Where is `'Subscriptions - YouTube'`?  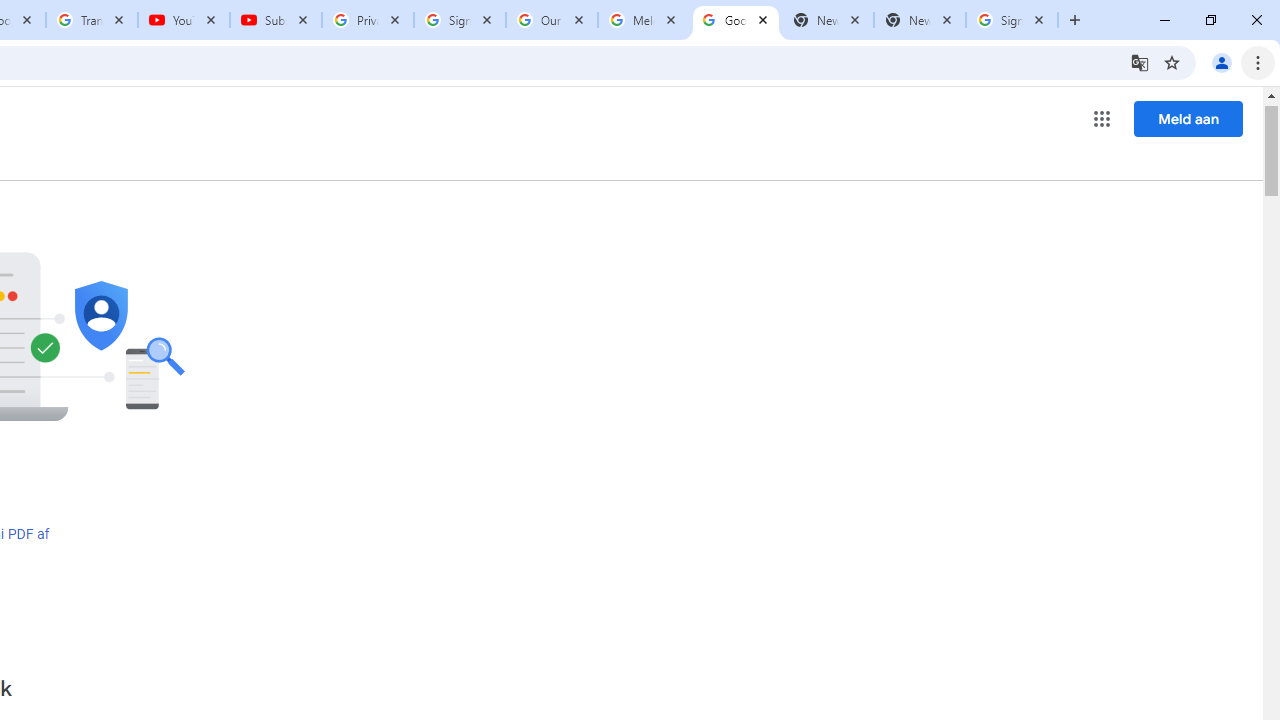 'Subscriptions - YouTube' is located at coordinates (275, 20).